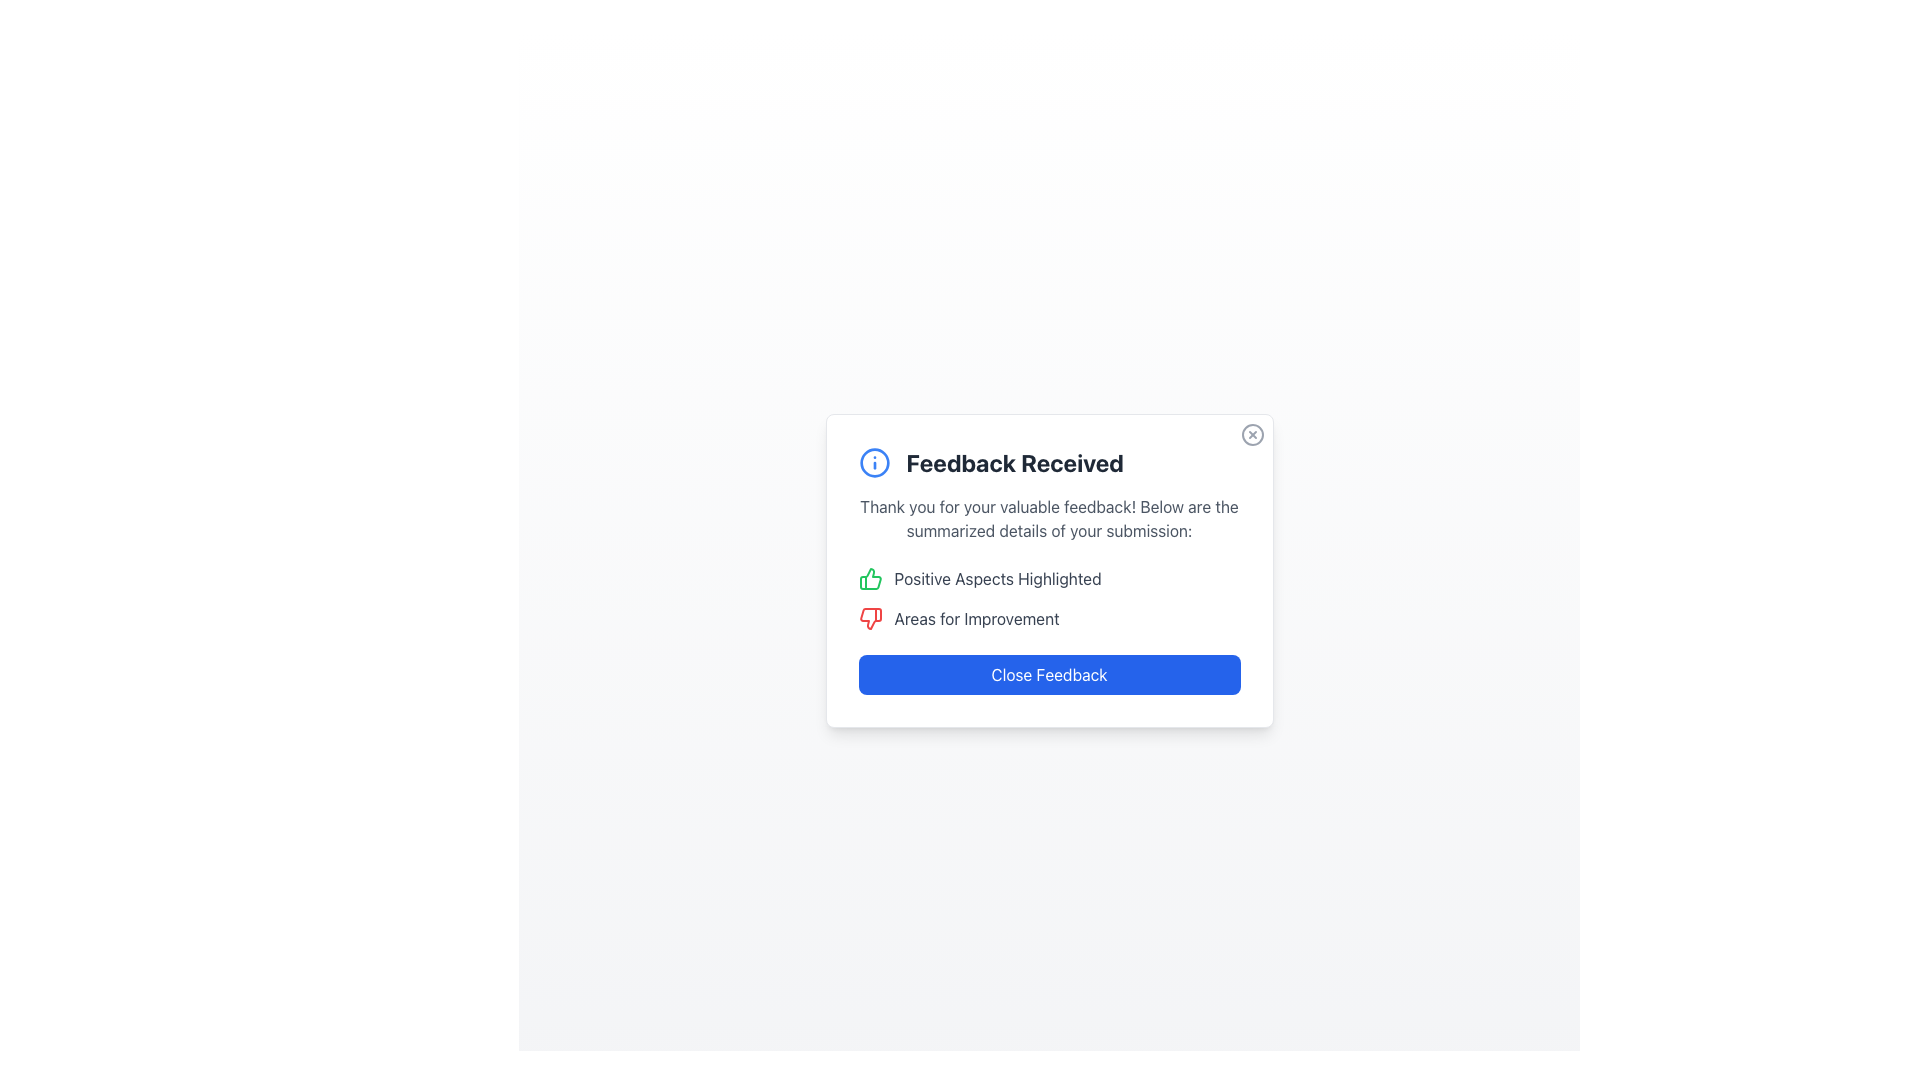 The width and height of the screenshot is (1920, 1080). Describe the element at coordinates (977, 617) in the screenshot. I see `the text label reading 'Areas for Improvement' styled in gray text, which is positioned in the feedback summary card below the 'Positive Aspects Highlighted' label and next to a red thumbs-down icon` at that location.